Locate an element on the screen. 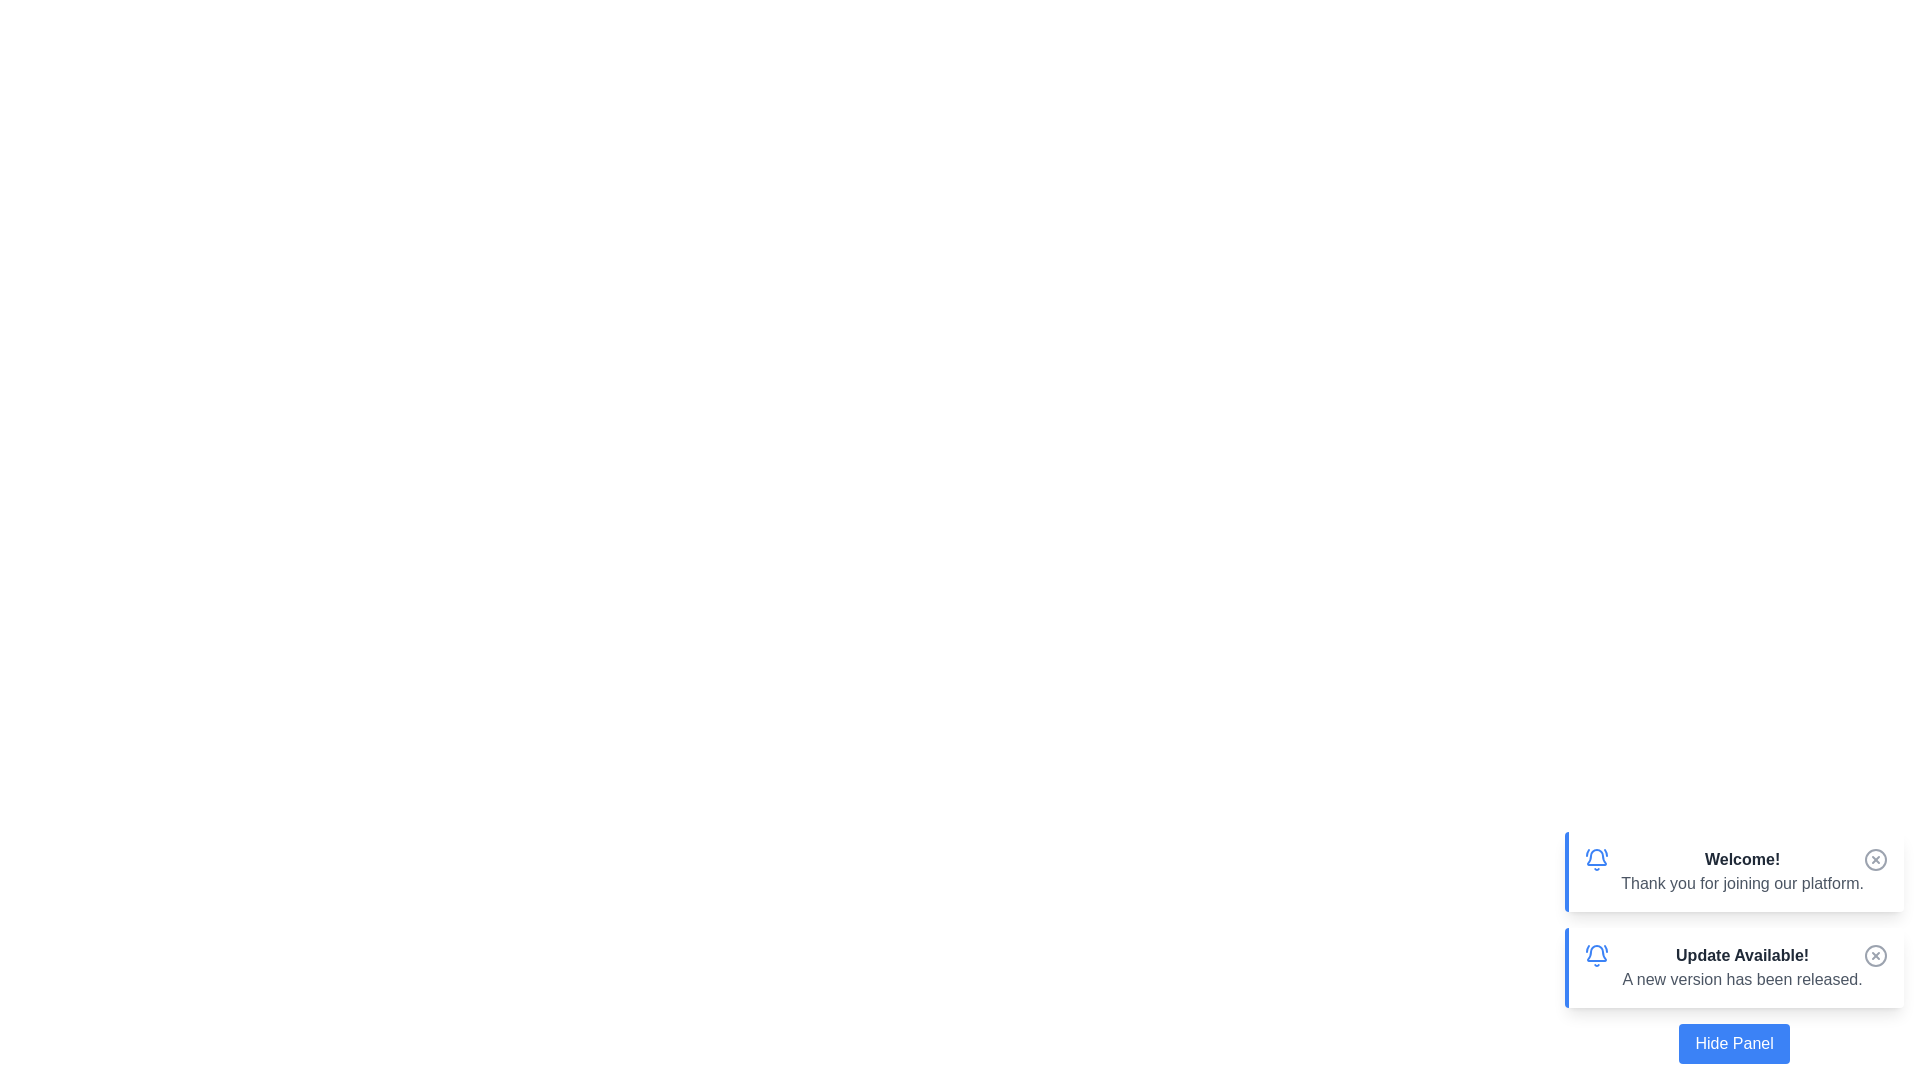  the button labeled 'Hide Panel' to toggle the visibility of the notification panel is located at coordinates (1733, 1043).